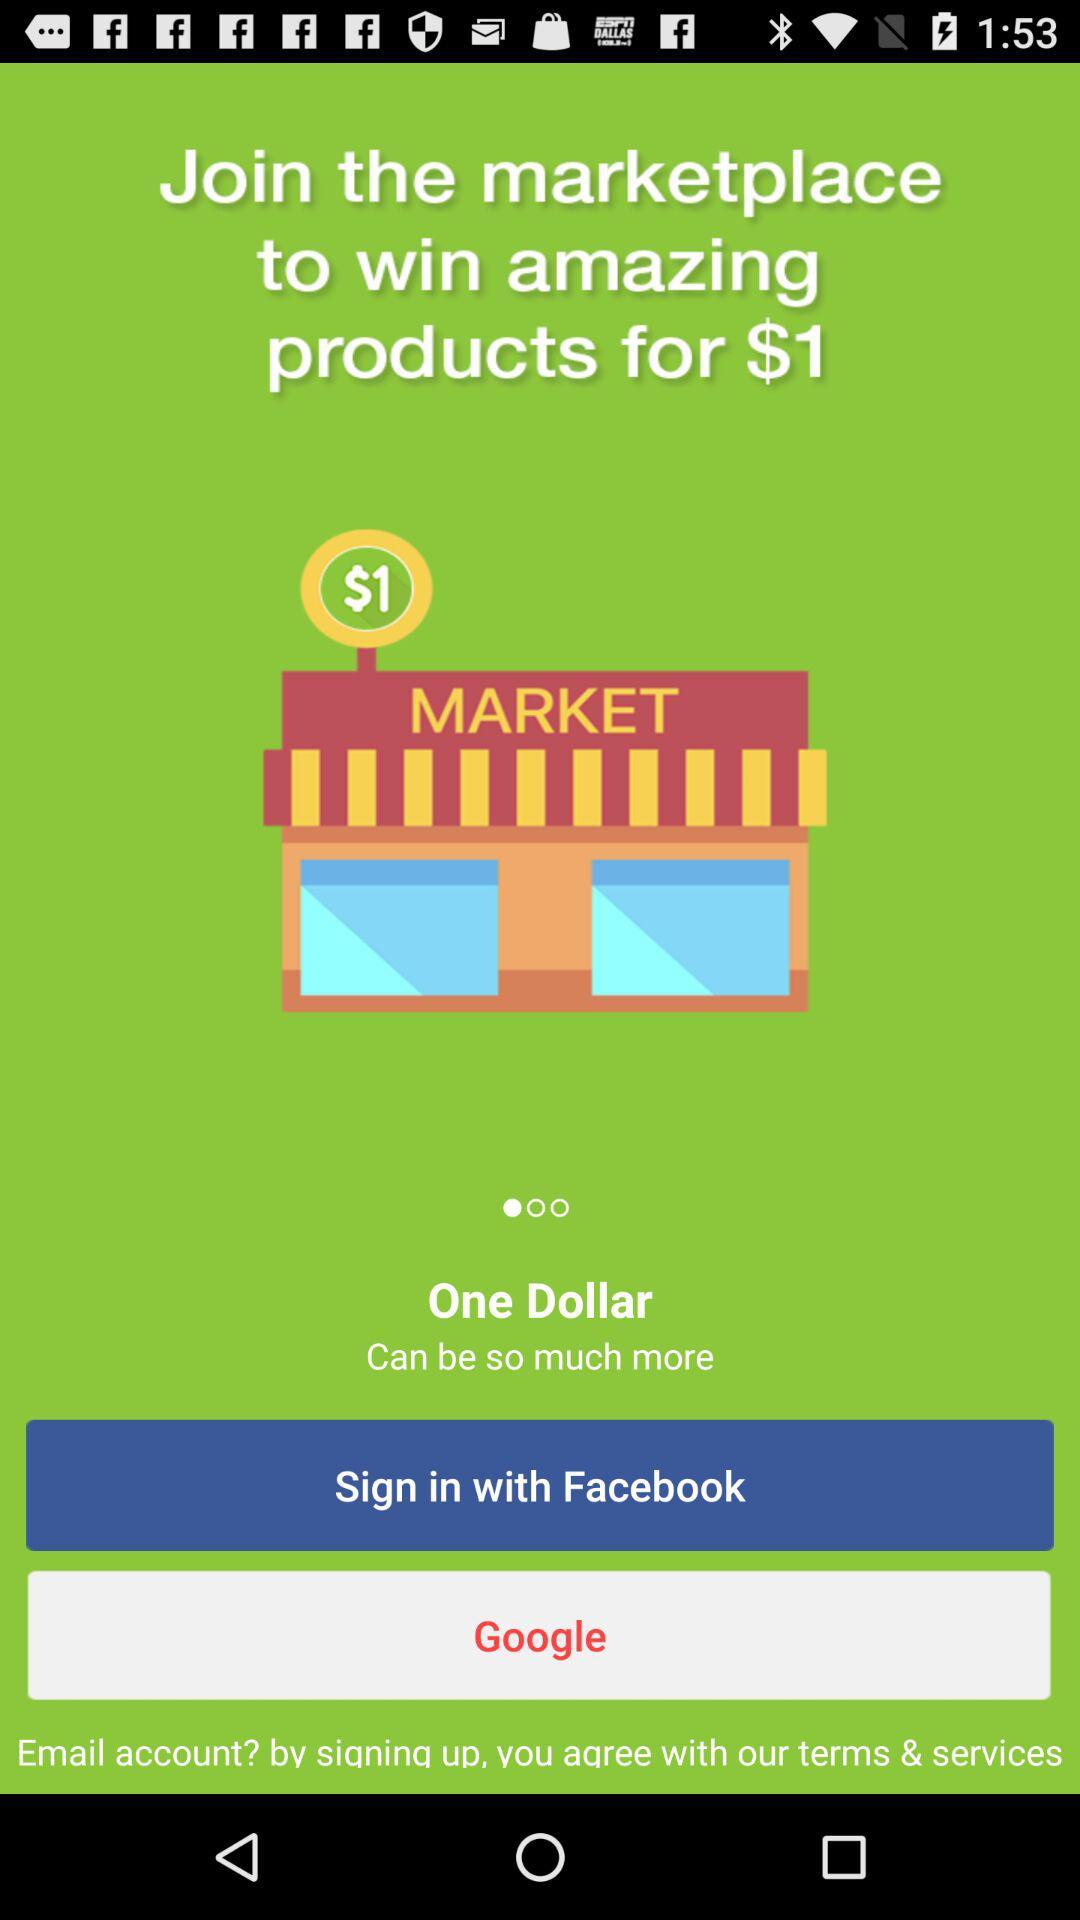 This screenshot has width=1080, height=1920. What do you see at coordinates (540, 1746) in the screenshot?
I see `the email account by` at bounding box center [540, 1746].